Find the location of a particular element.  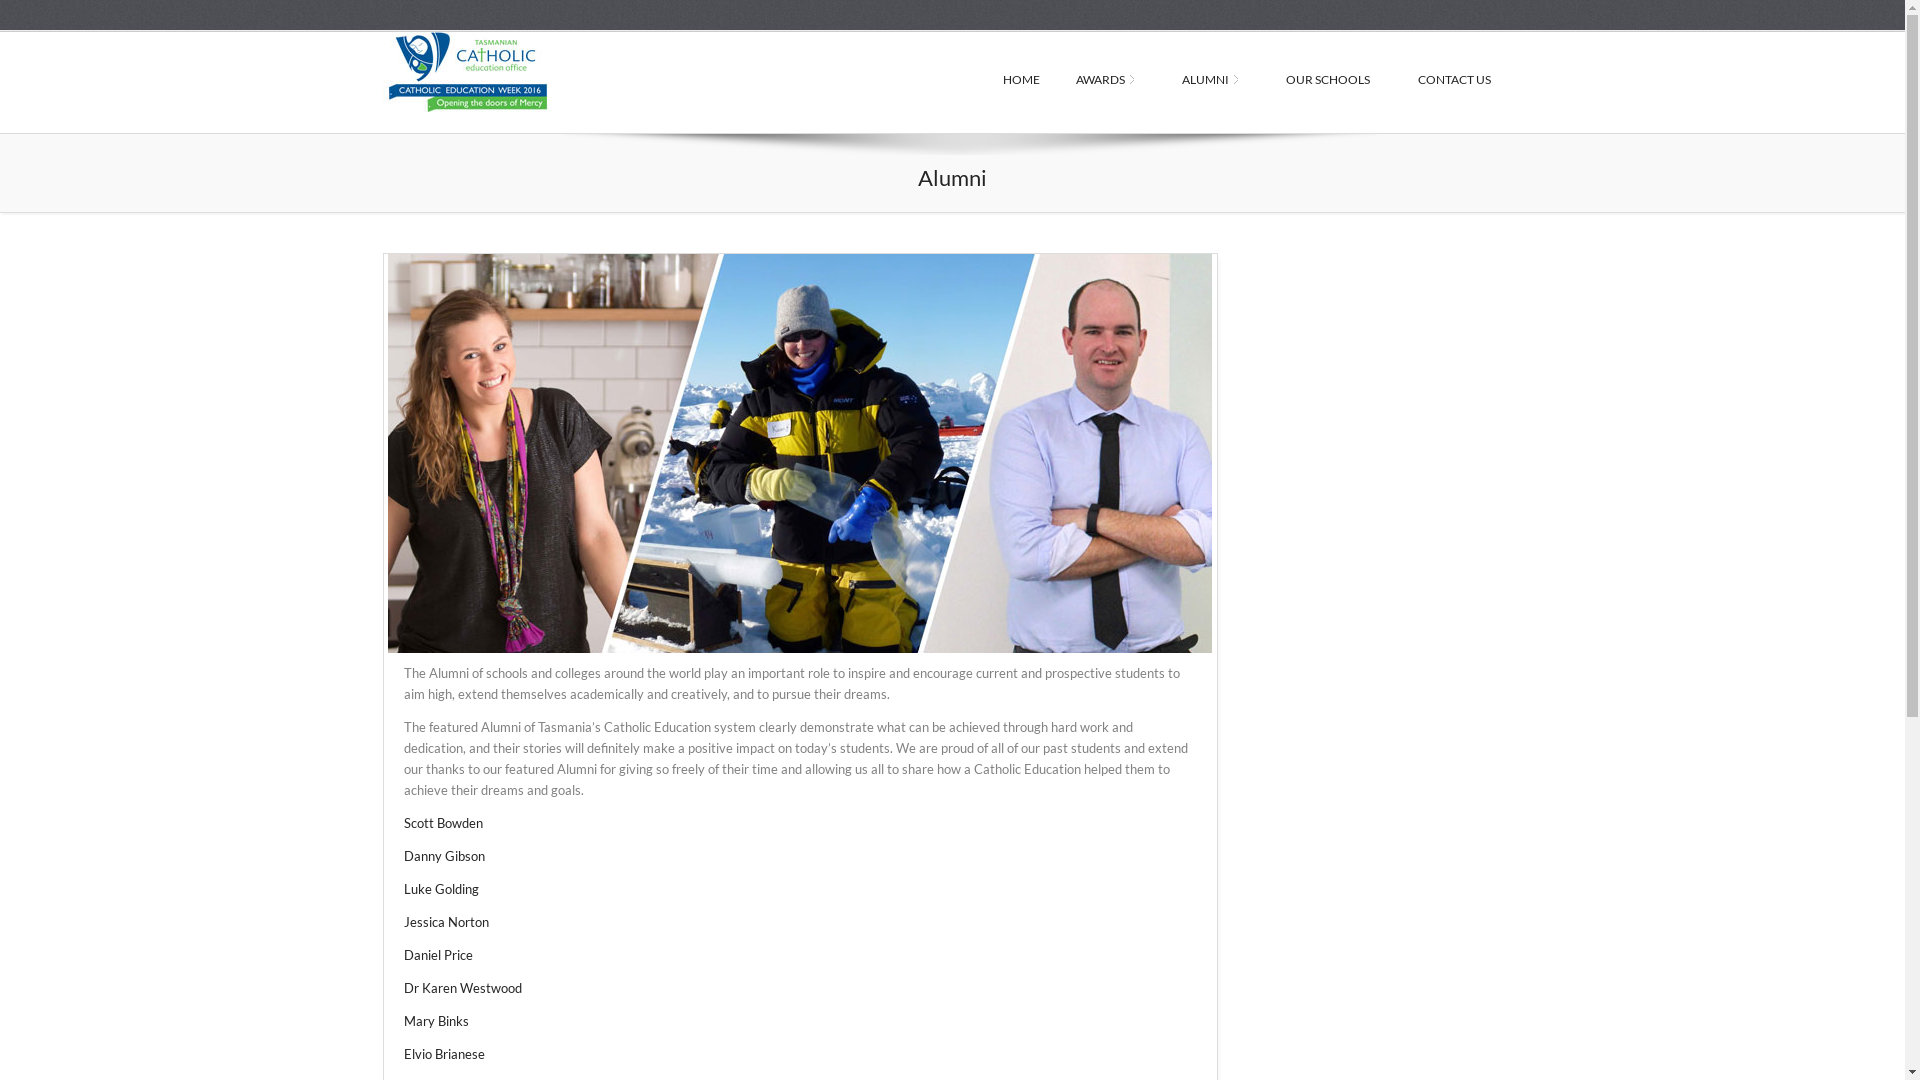

'Danny Gibson' is located at coordinates (443, 855).